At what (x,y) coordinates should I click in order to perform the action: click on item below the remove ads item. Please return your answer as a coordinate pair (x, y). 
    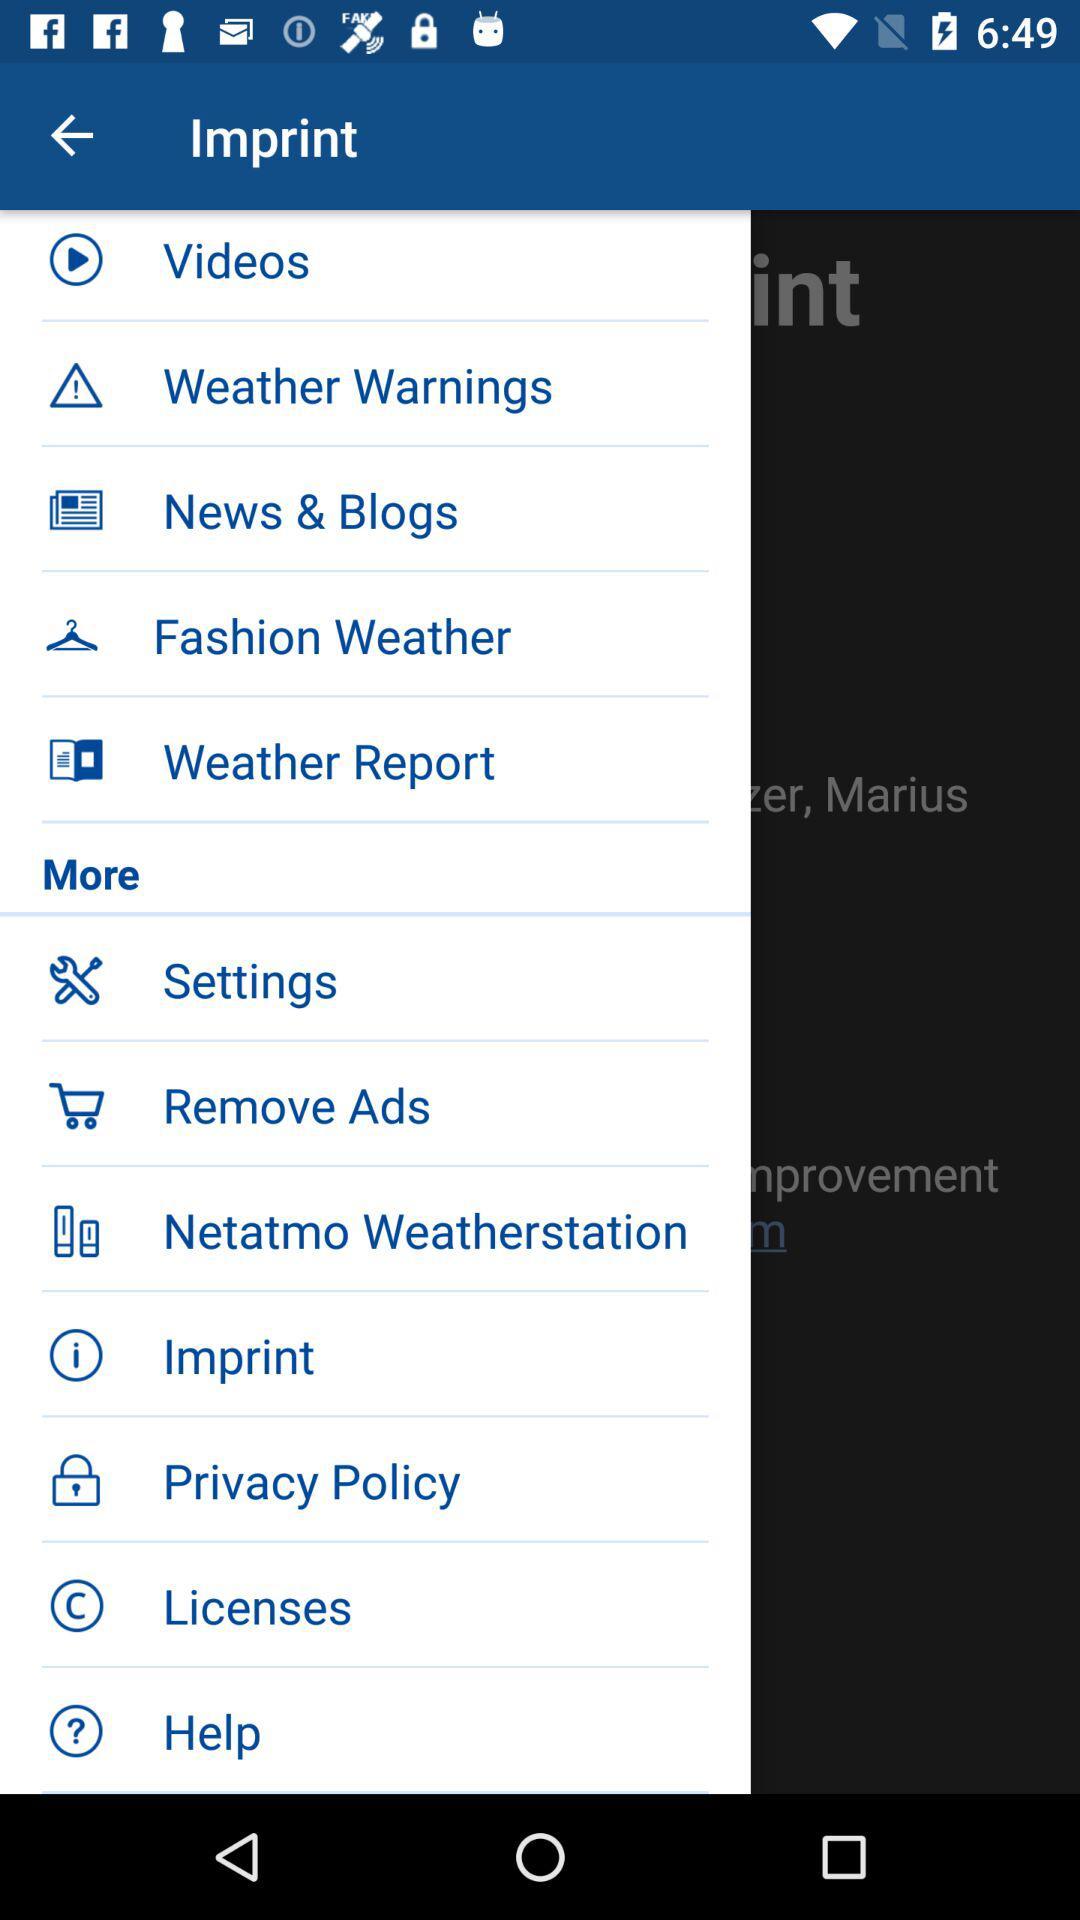
    Looking at the image, I should click on (434, 1228).